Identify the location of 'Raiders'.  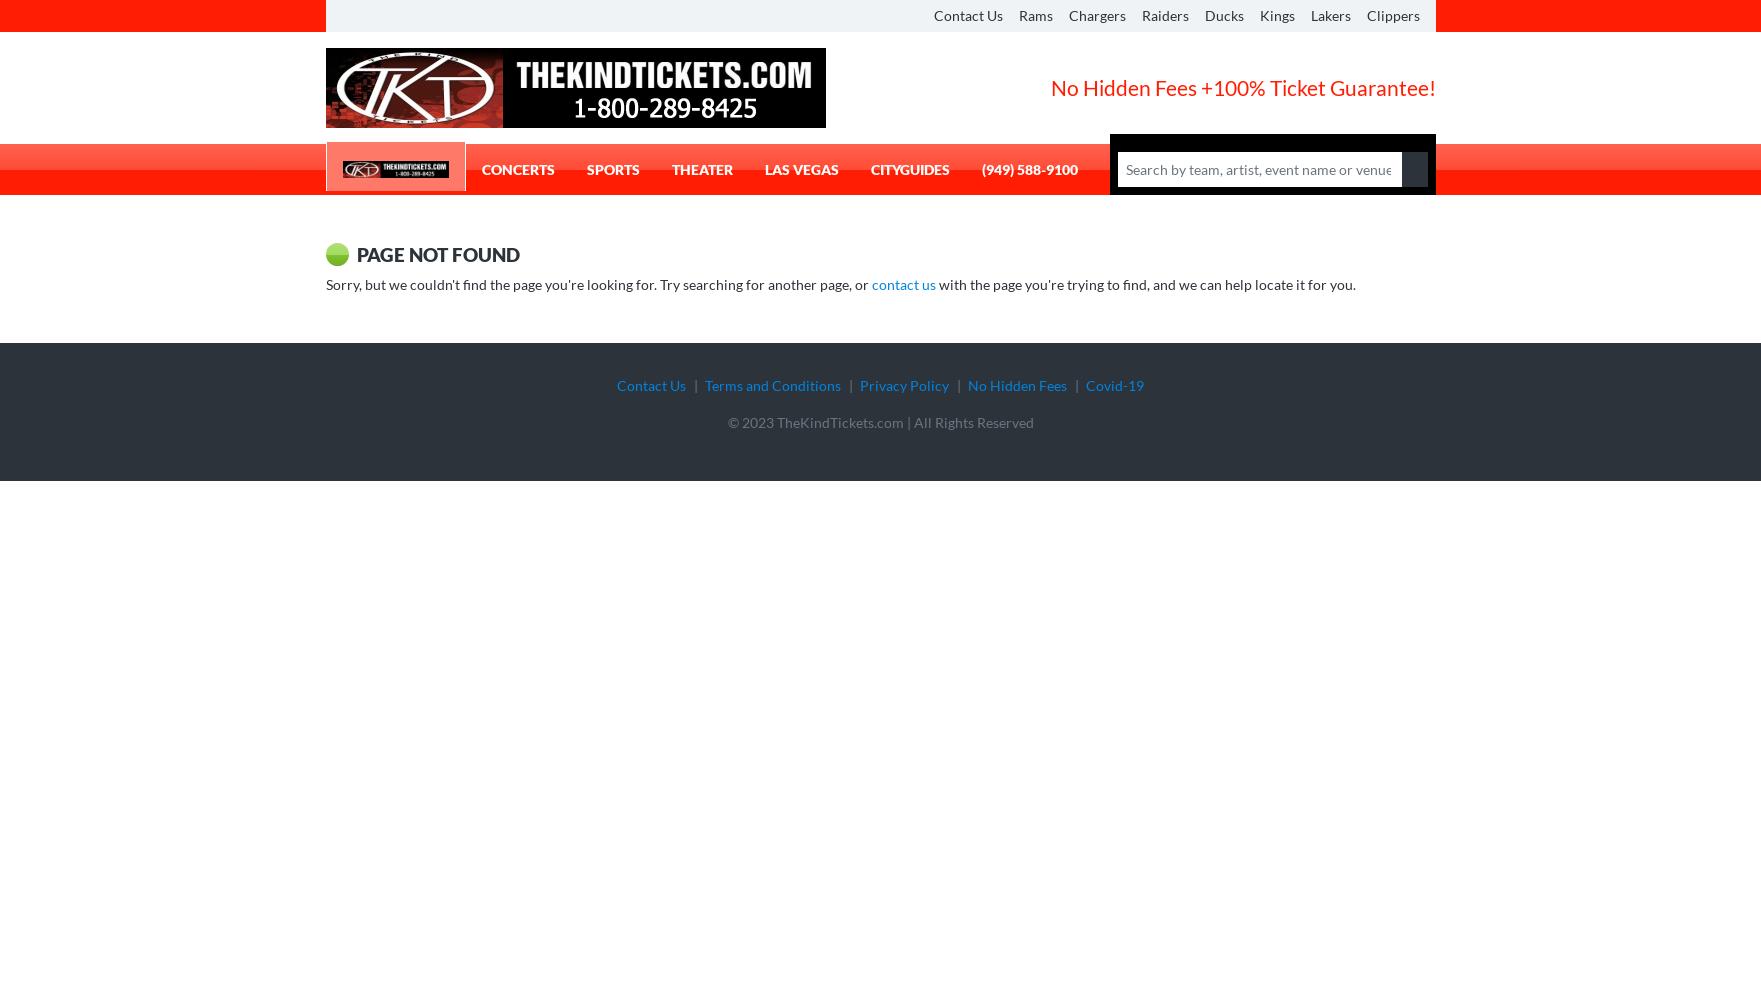
(1163, 15).